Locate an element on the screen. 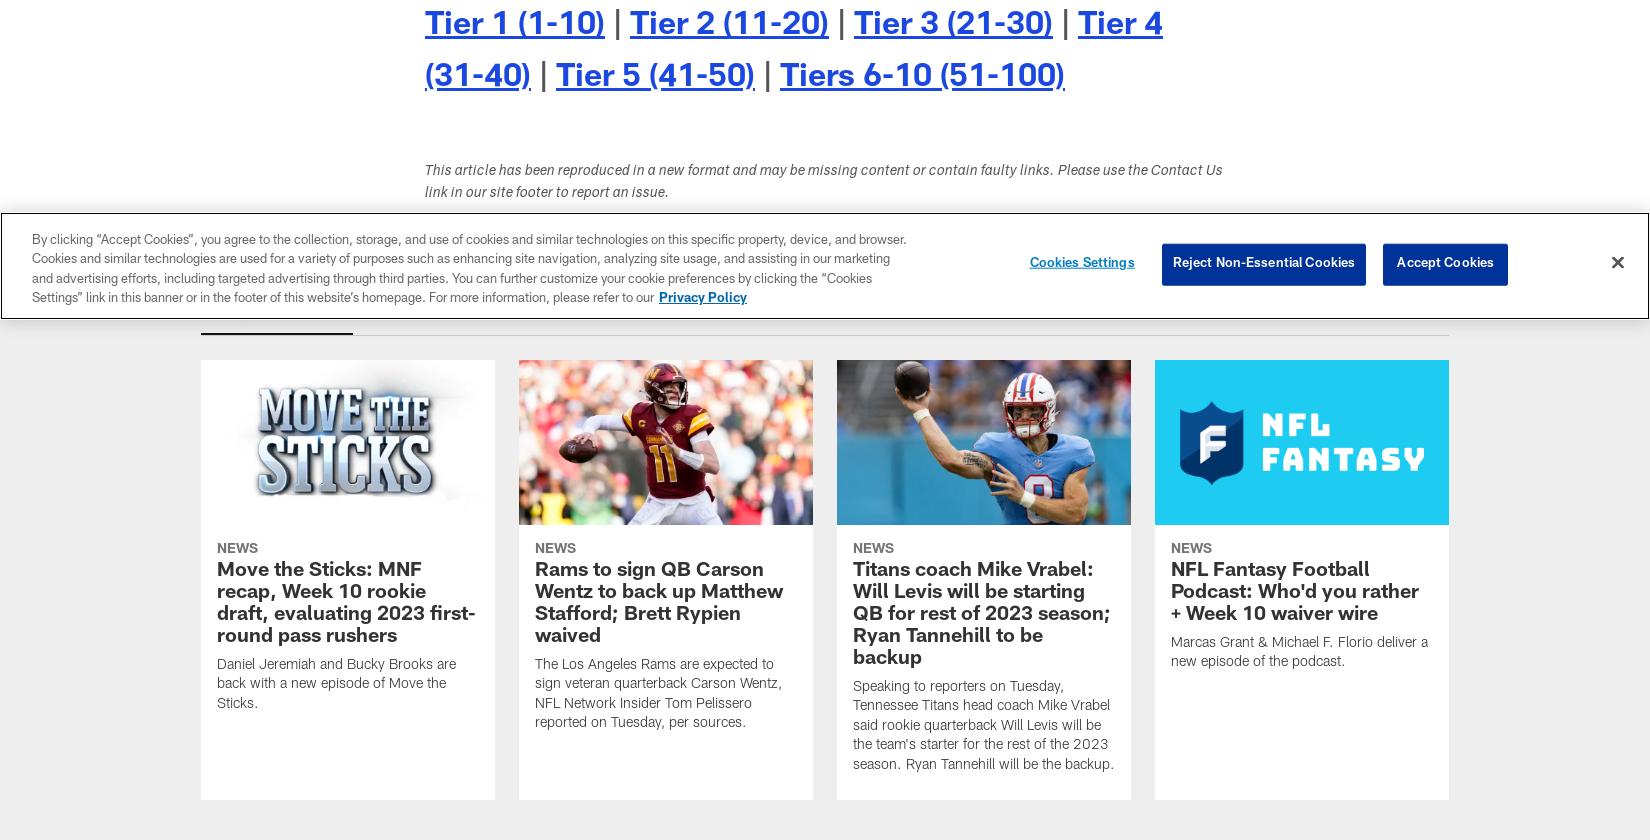 This screenshot has height=840, width=1650. 'Tier 4 (31-40)' is located at coordinates (792, 52).